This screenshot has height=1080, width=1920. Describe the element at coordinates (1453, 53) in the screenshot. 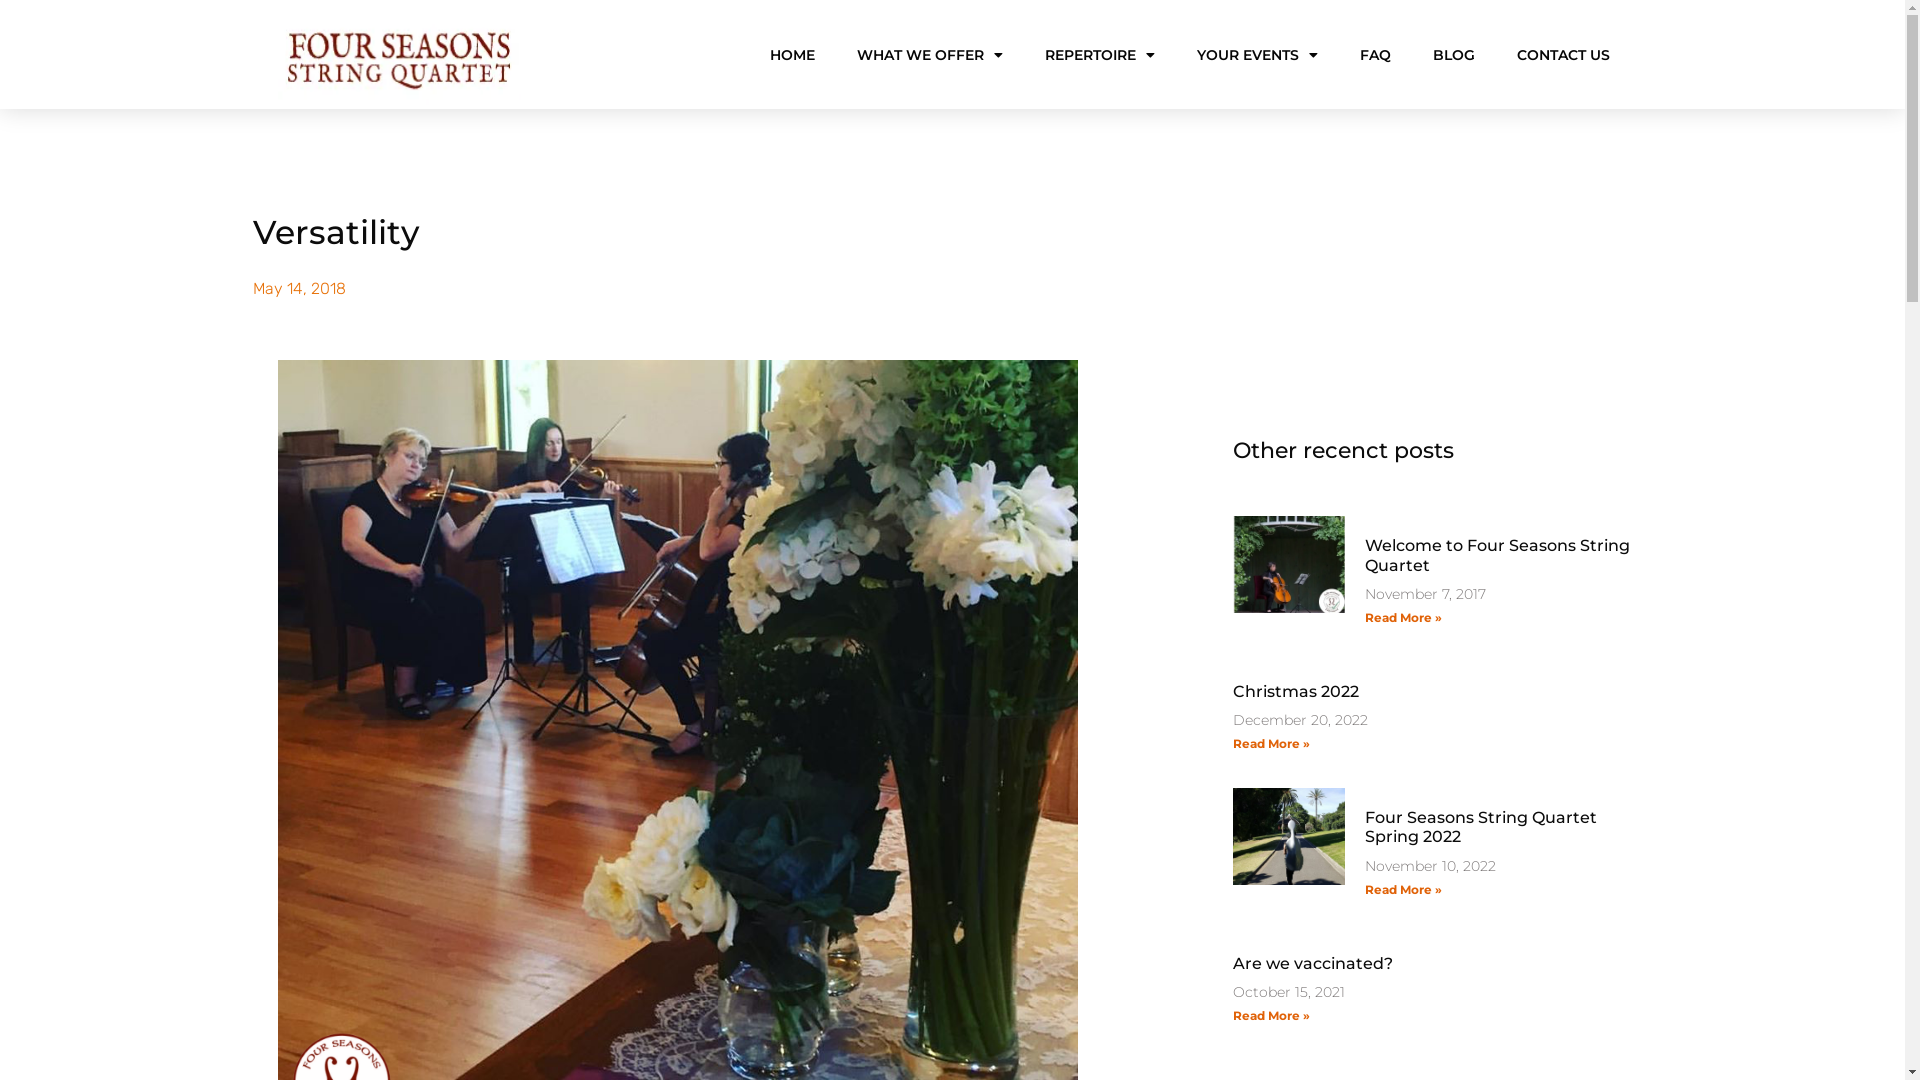

I see `'BLOG'` at that location.